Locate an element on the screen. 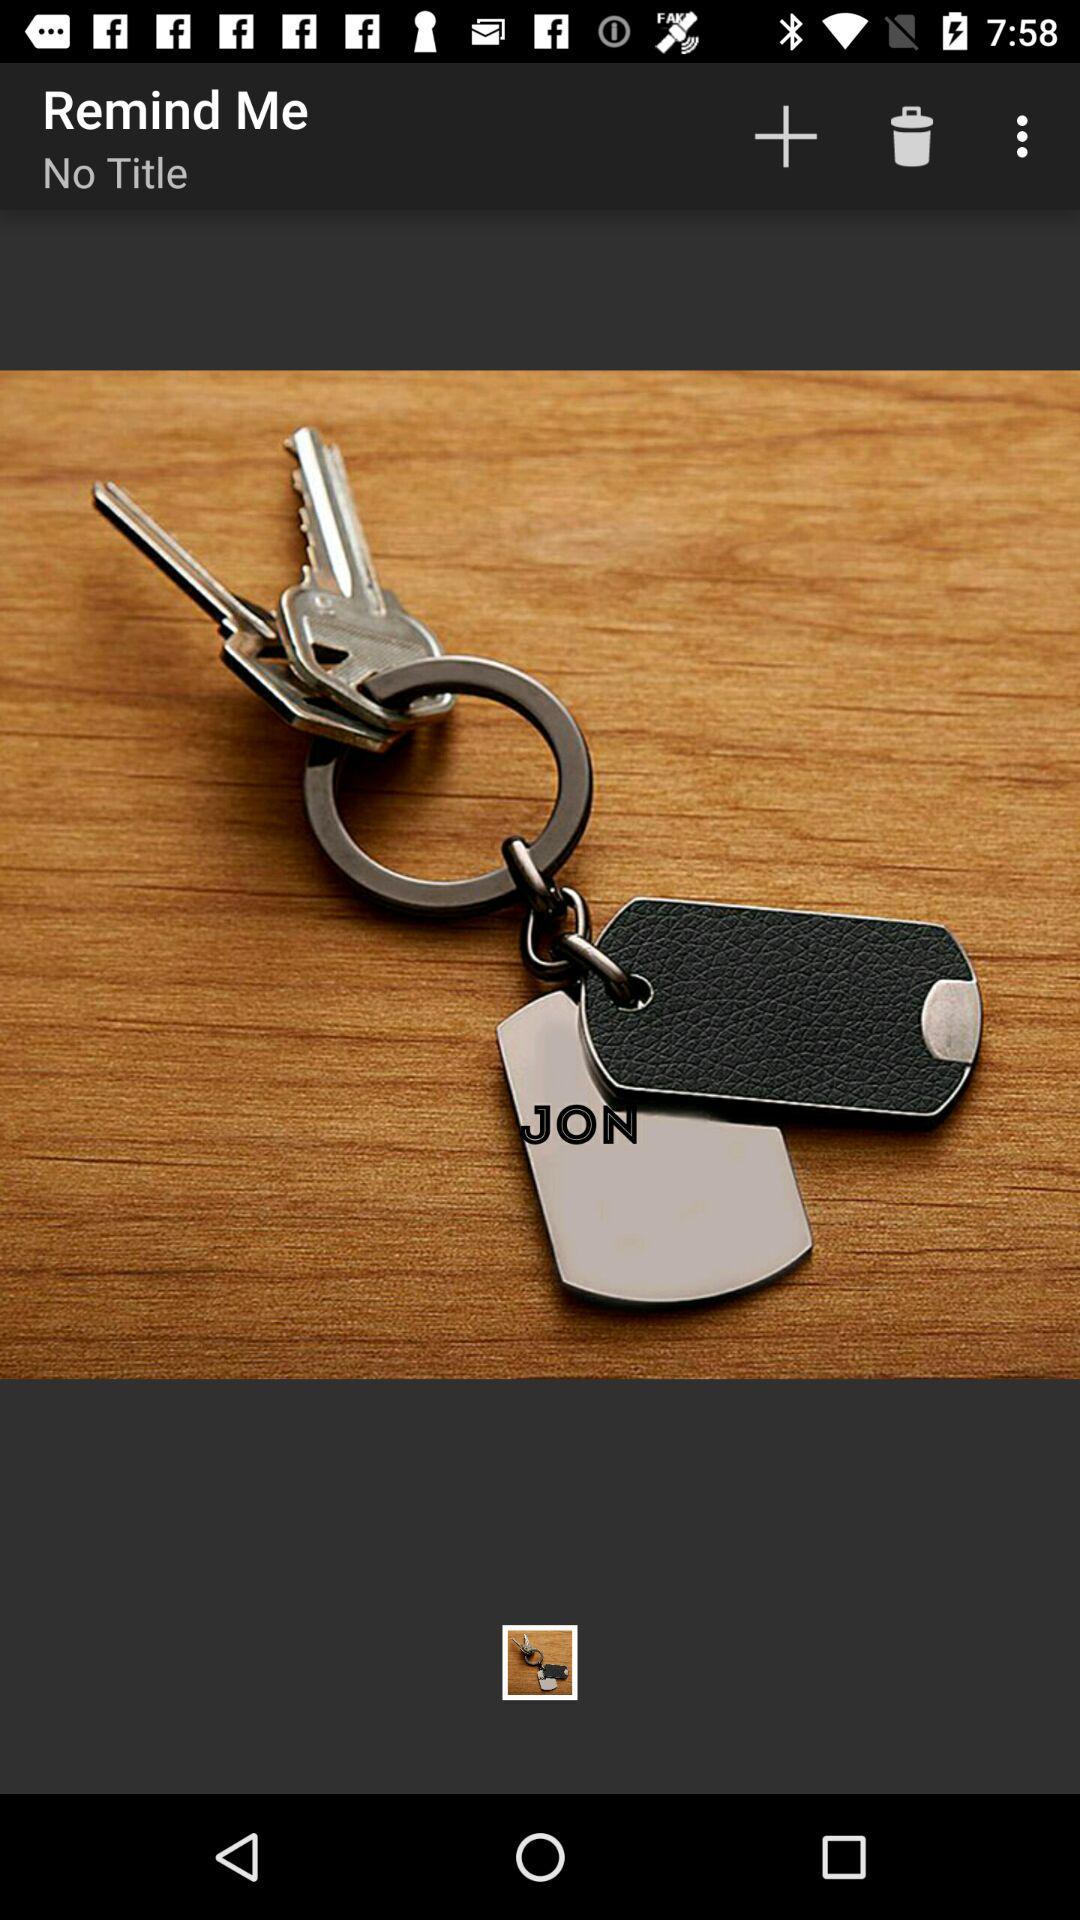 The image size is (1080, 1920). the icon at the center is located at coordinates (540, 874).